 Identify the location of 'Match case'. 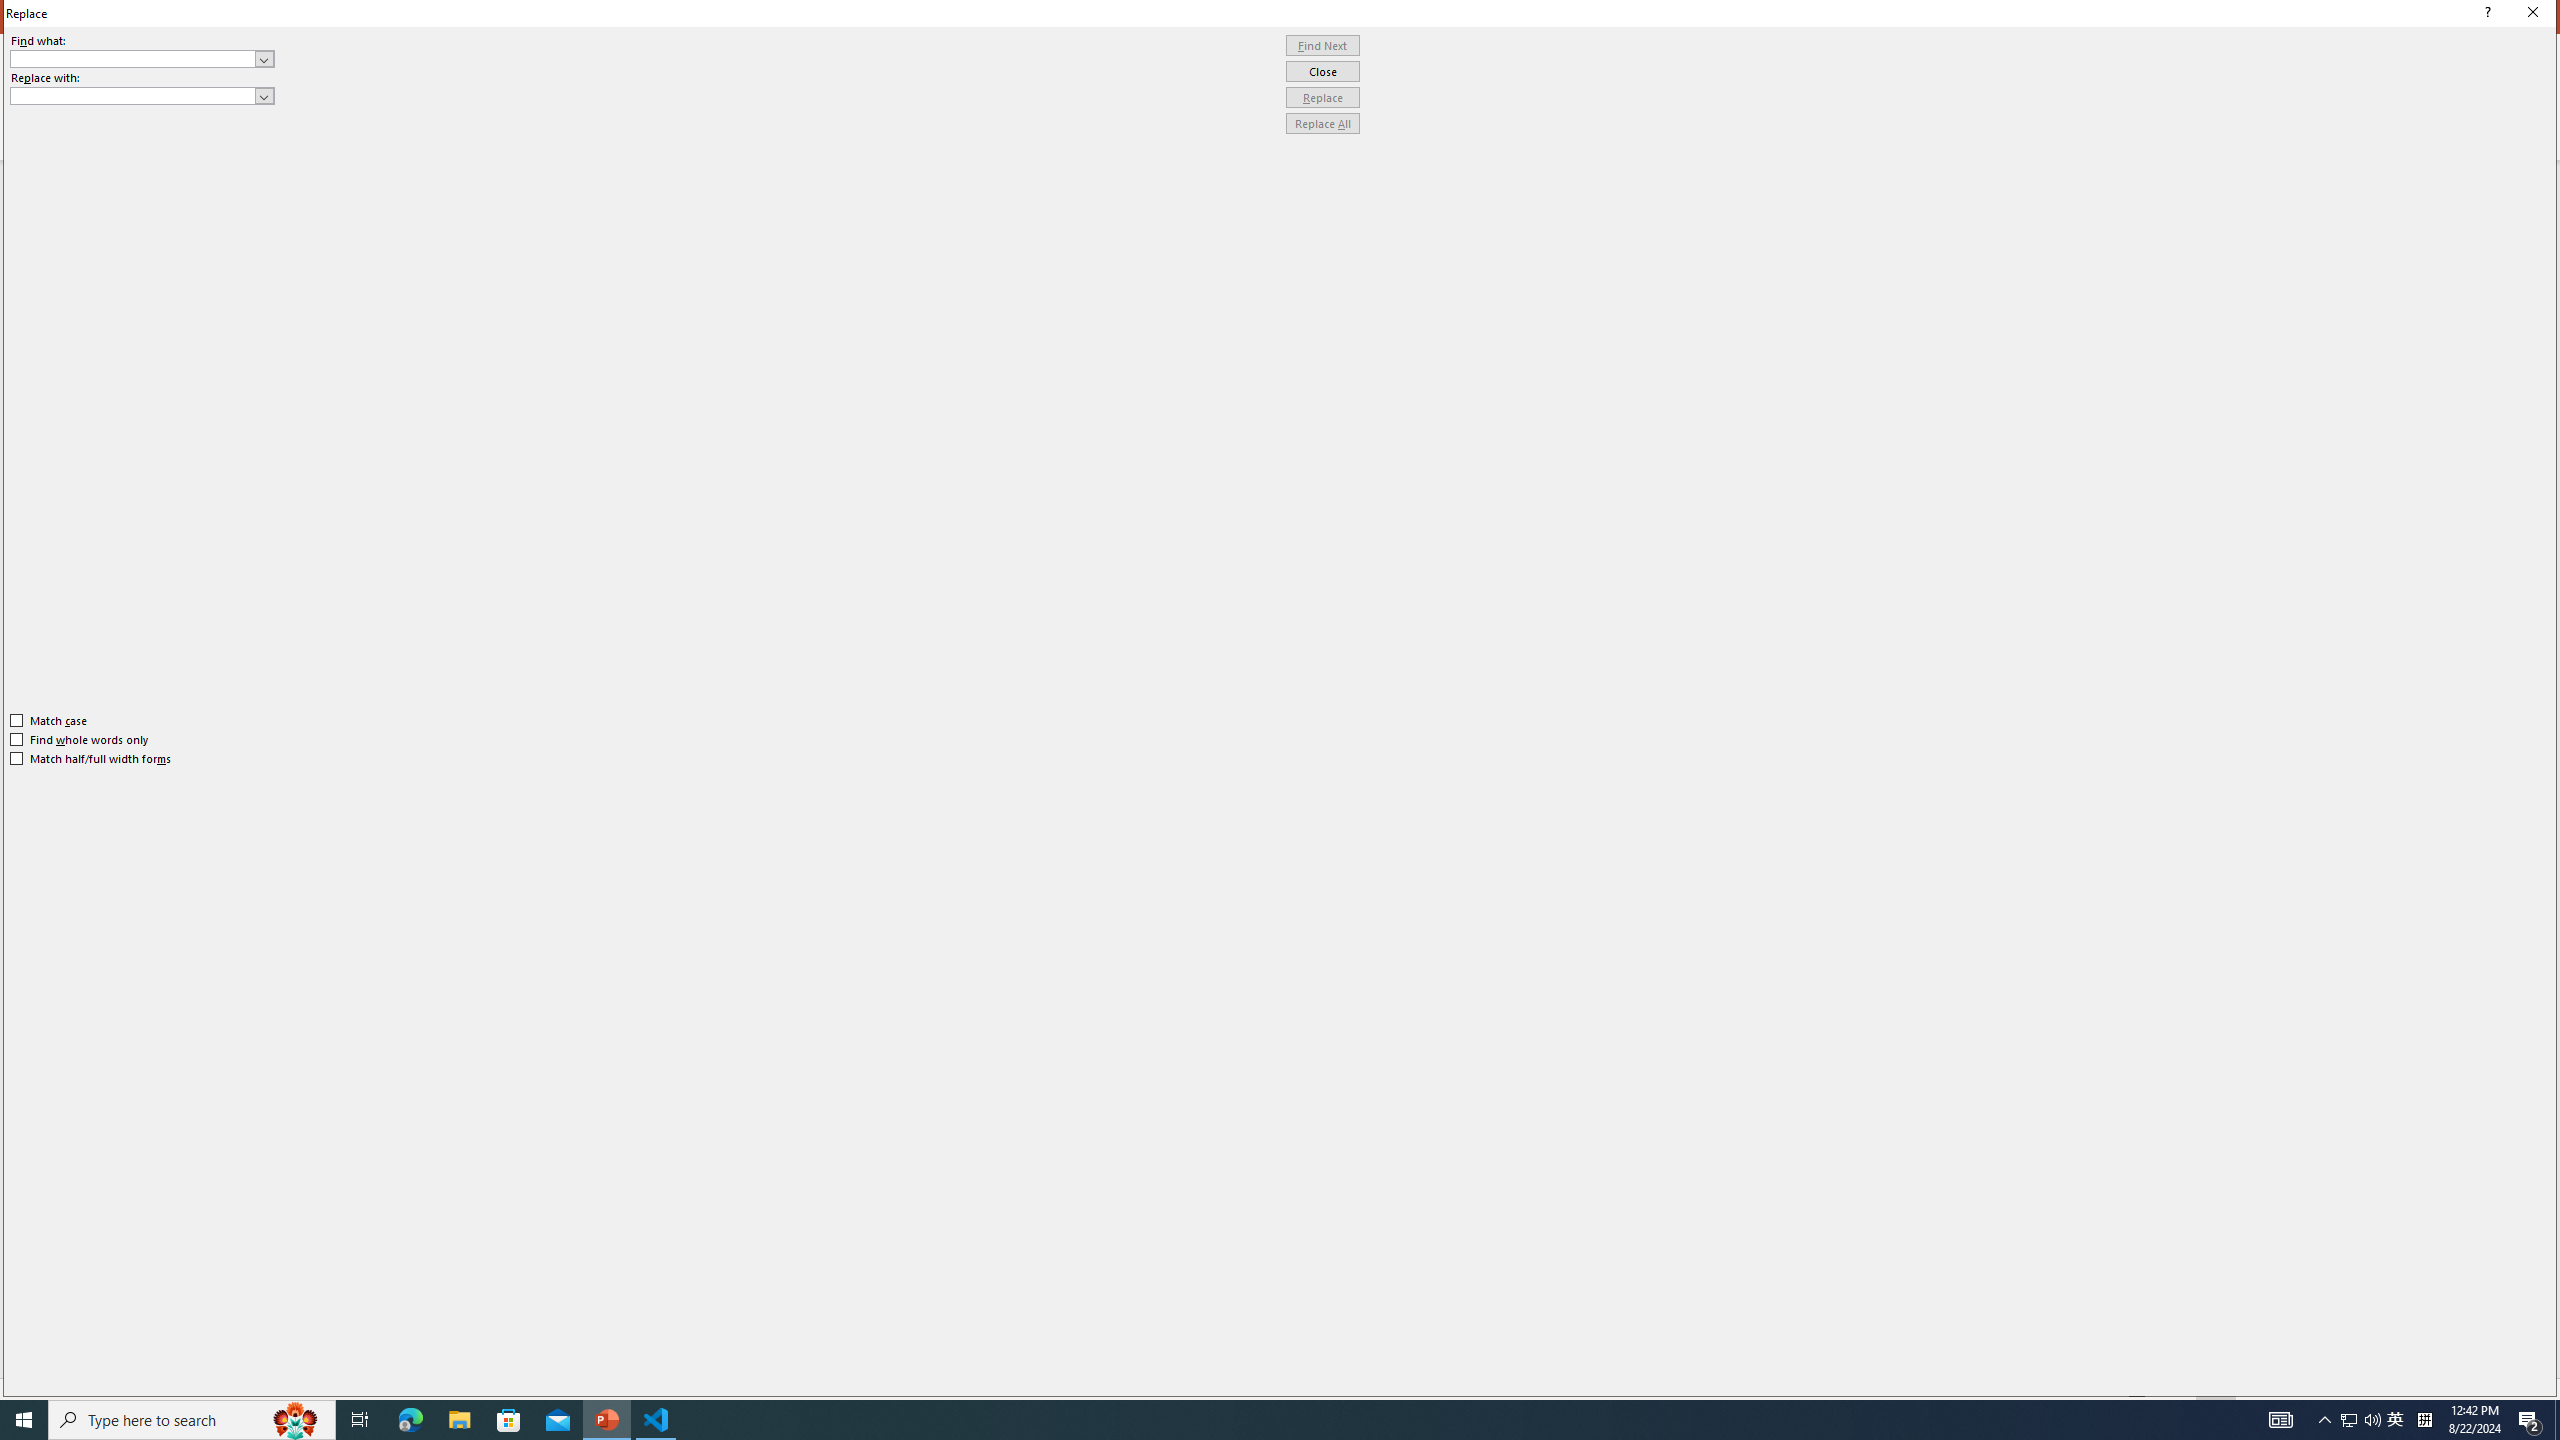
(48, 720).